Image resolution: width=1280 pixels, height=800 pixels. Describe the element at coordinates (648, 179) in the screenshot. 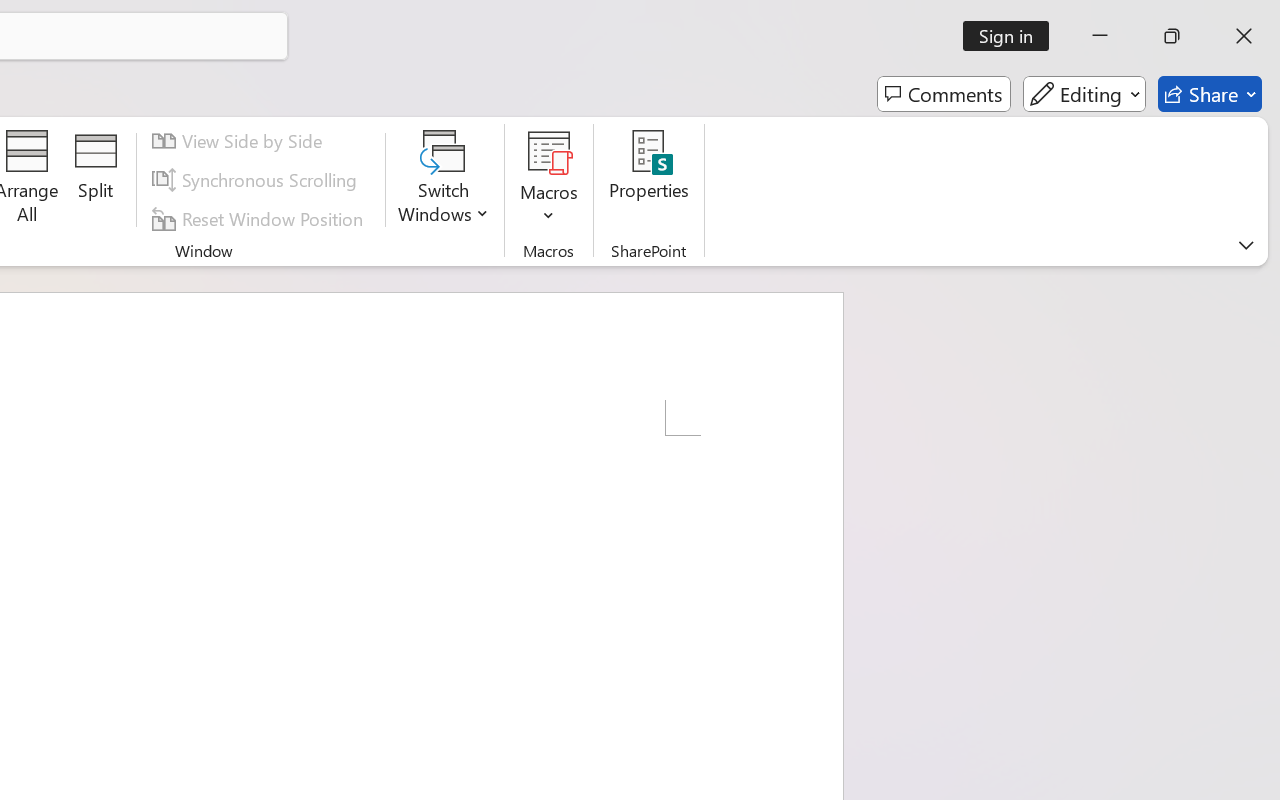

I see `'Properties'` at that location.